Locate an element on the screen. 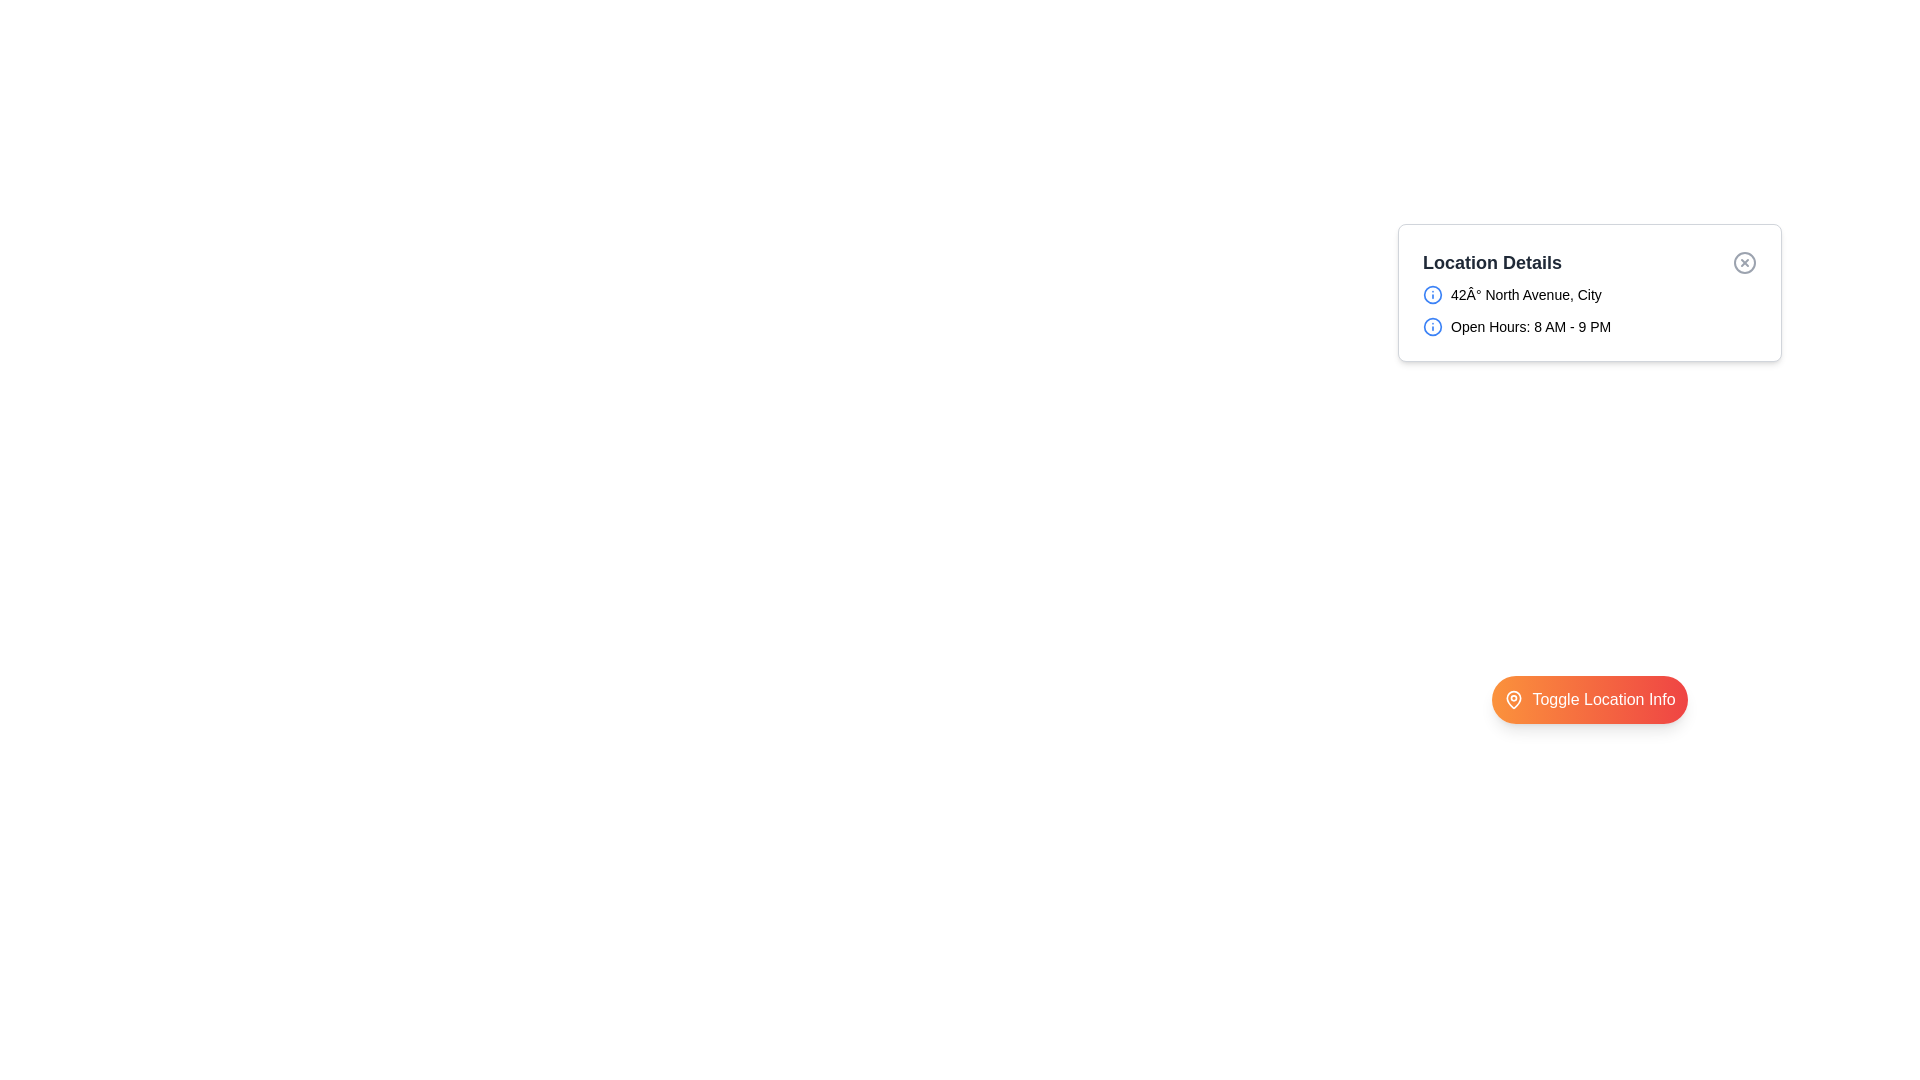 The height and width of the screenshot is (1080, 1920). the circular blue outlined information icon with an 'i' symbol located within the '42° North Avenue, City' group in the 'Location Details' panel to retrieve information is located at coordinates (1432, 294).